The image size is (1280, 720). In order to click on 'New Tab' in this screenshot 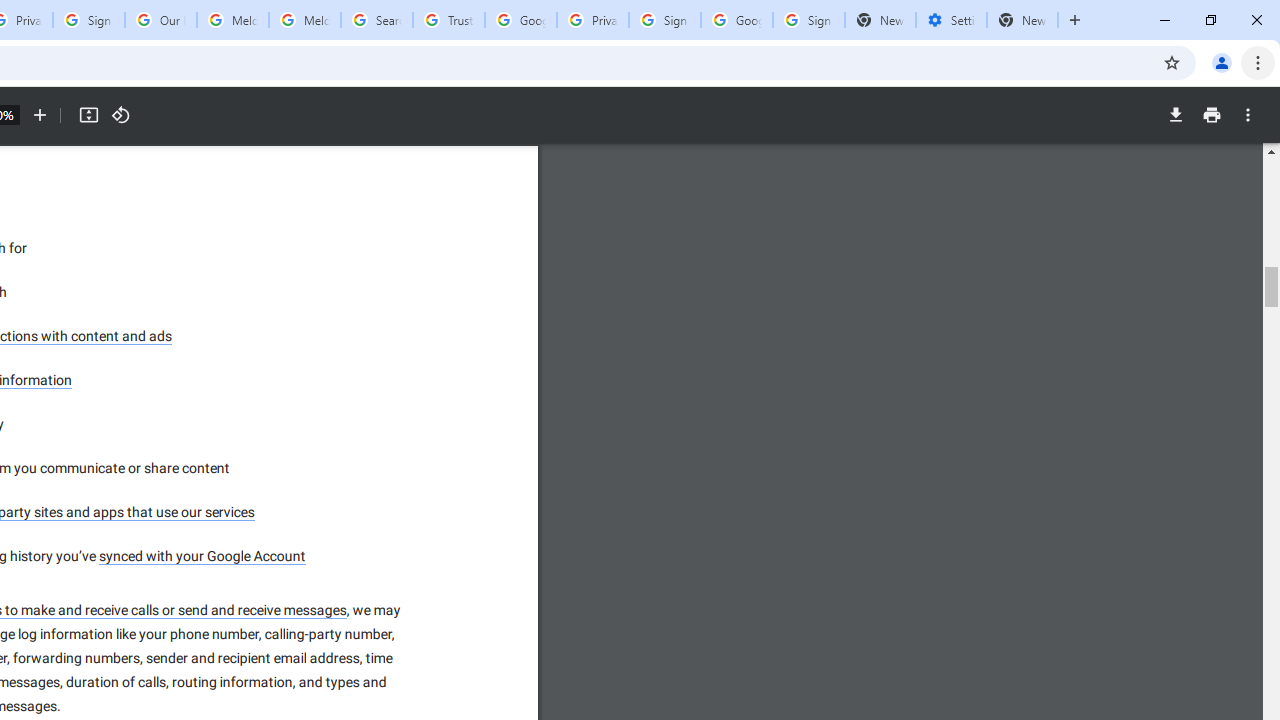, I will do `click(1022, 20)`.